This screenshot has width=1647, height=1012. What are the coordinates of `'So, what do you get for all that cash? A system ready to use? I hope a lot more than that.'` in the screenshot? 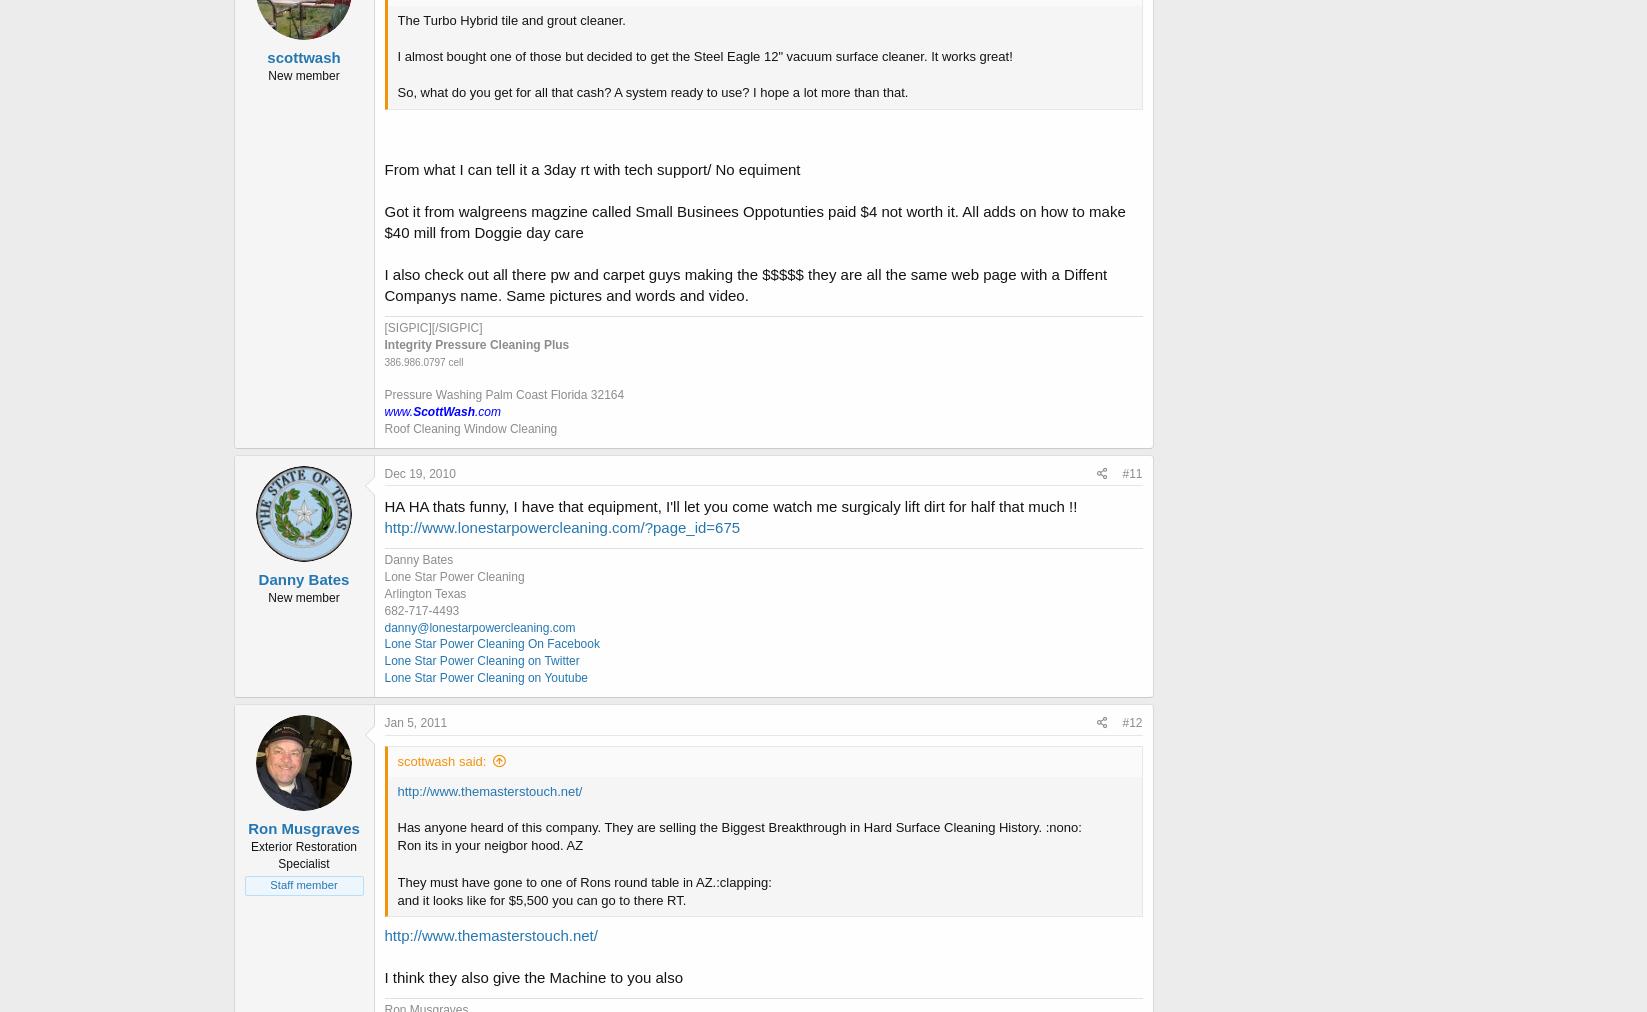 It's located at (396, 91).